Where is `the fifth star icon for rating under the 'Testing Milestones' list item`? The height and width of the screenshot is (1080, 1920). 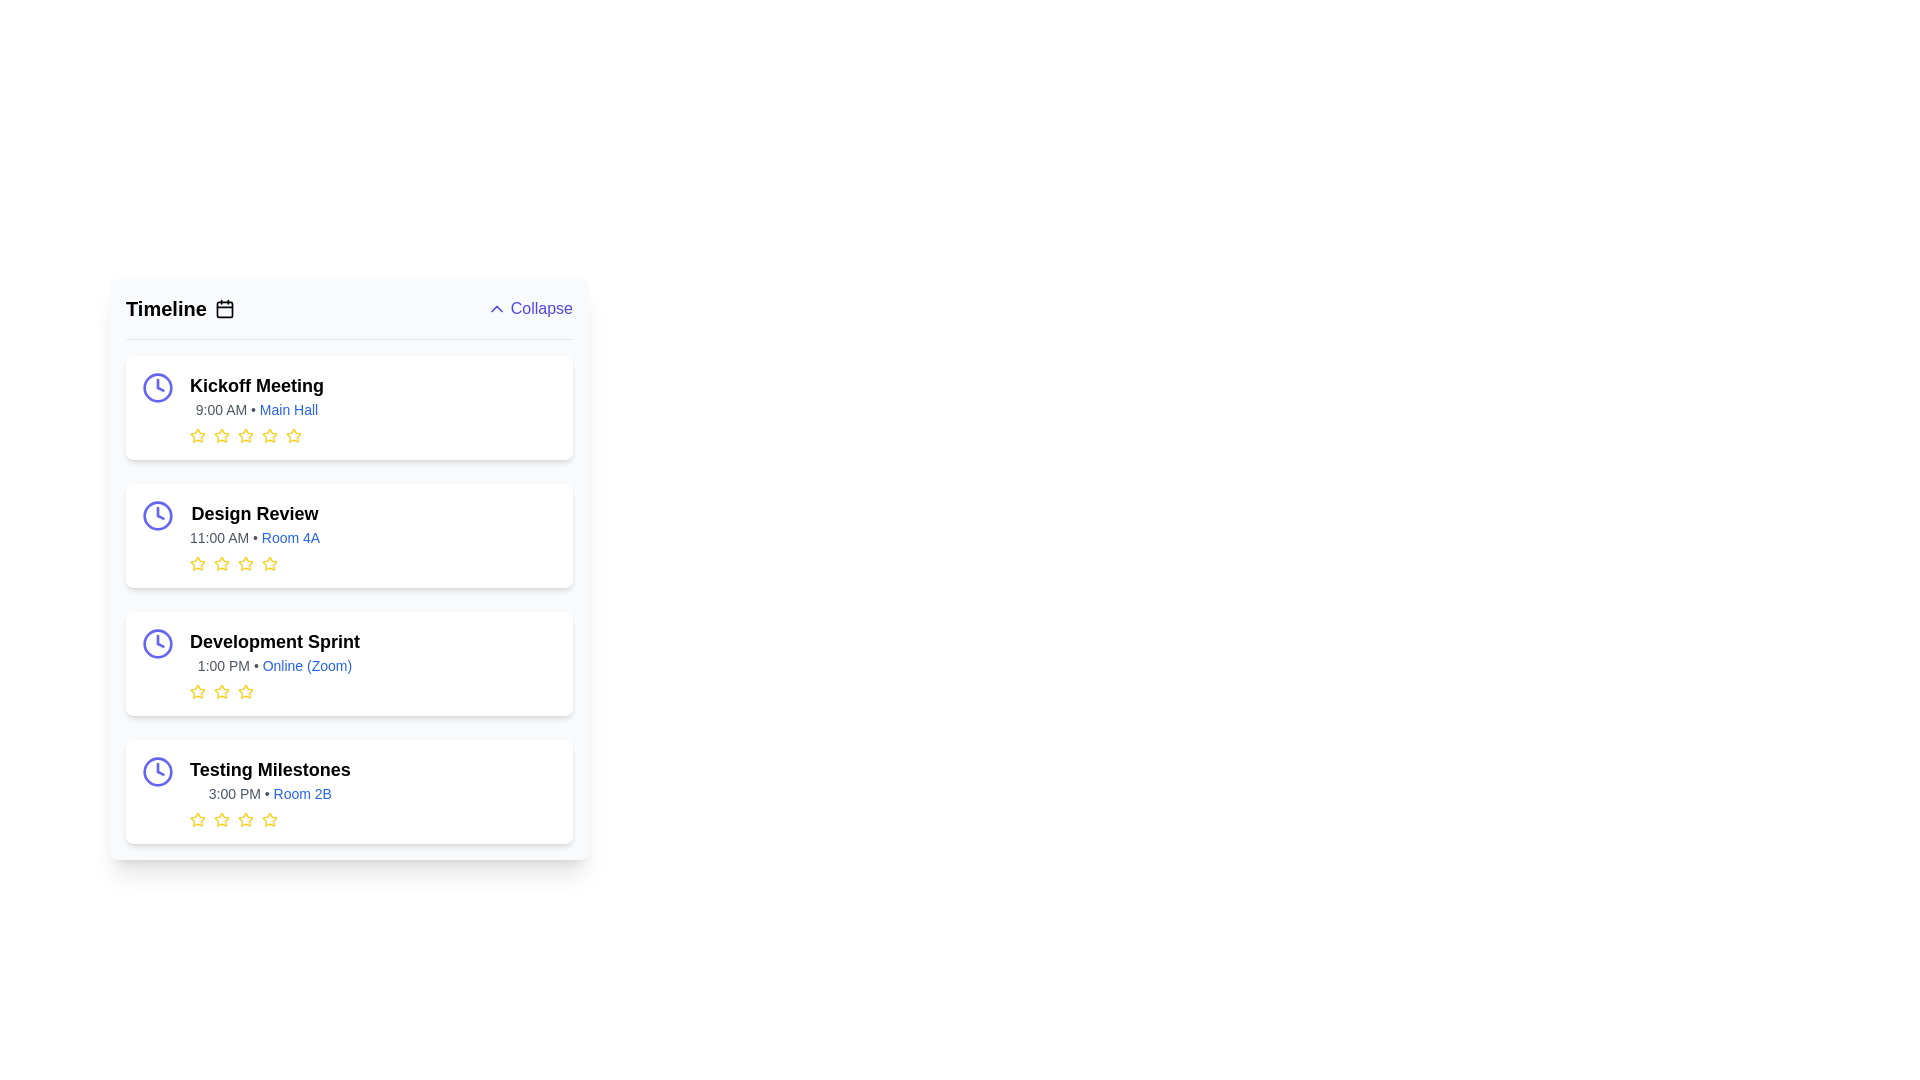
the fifth star icon for rating under the 'Testing Milestones' list item is located at coordinates (268, 820).